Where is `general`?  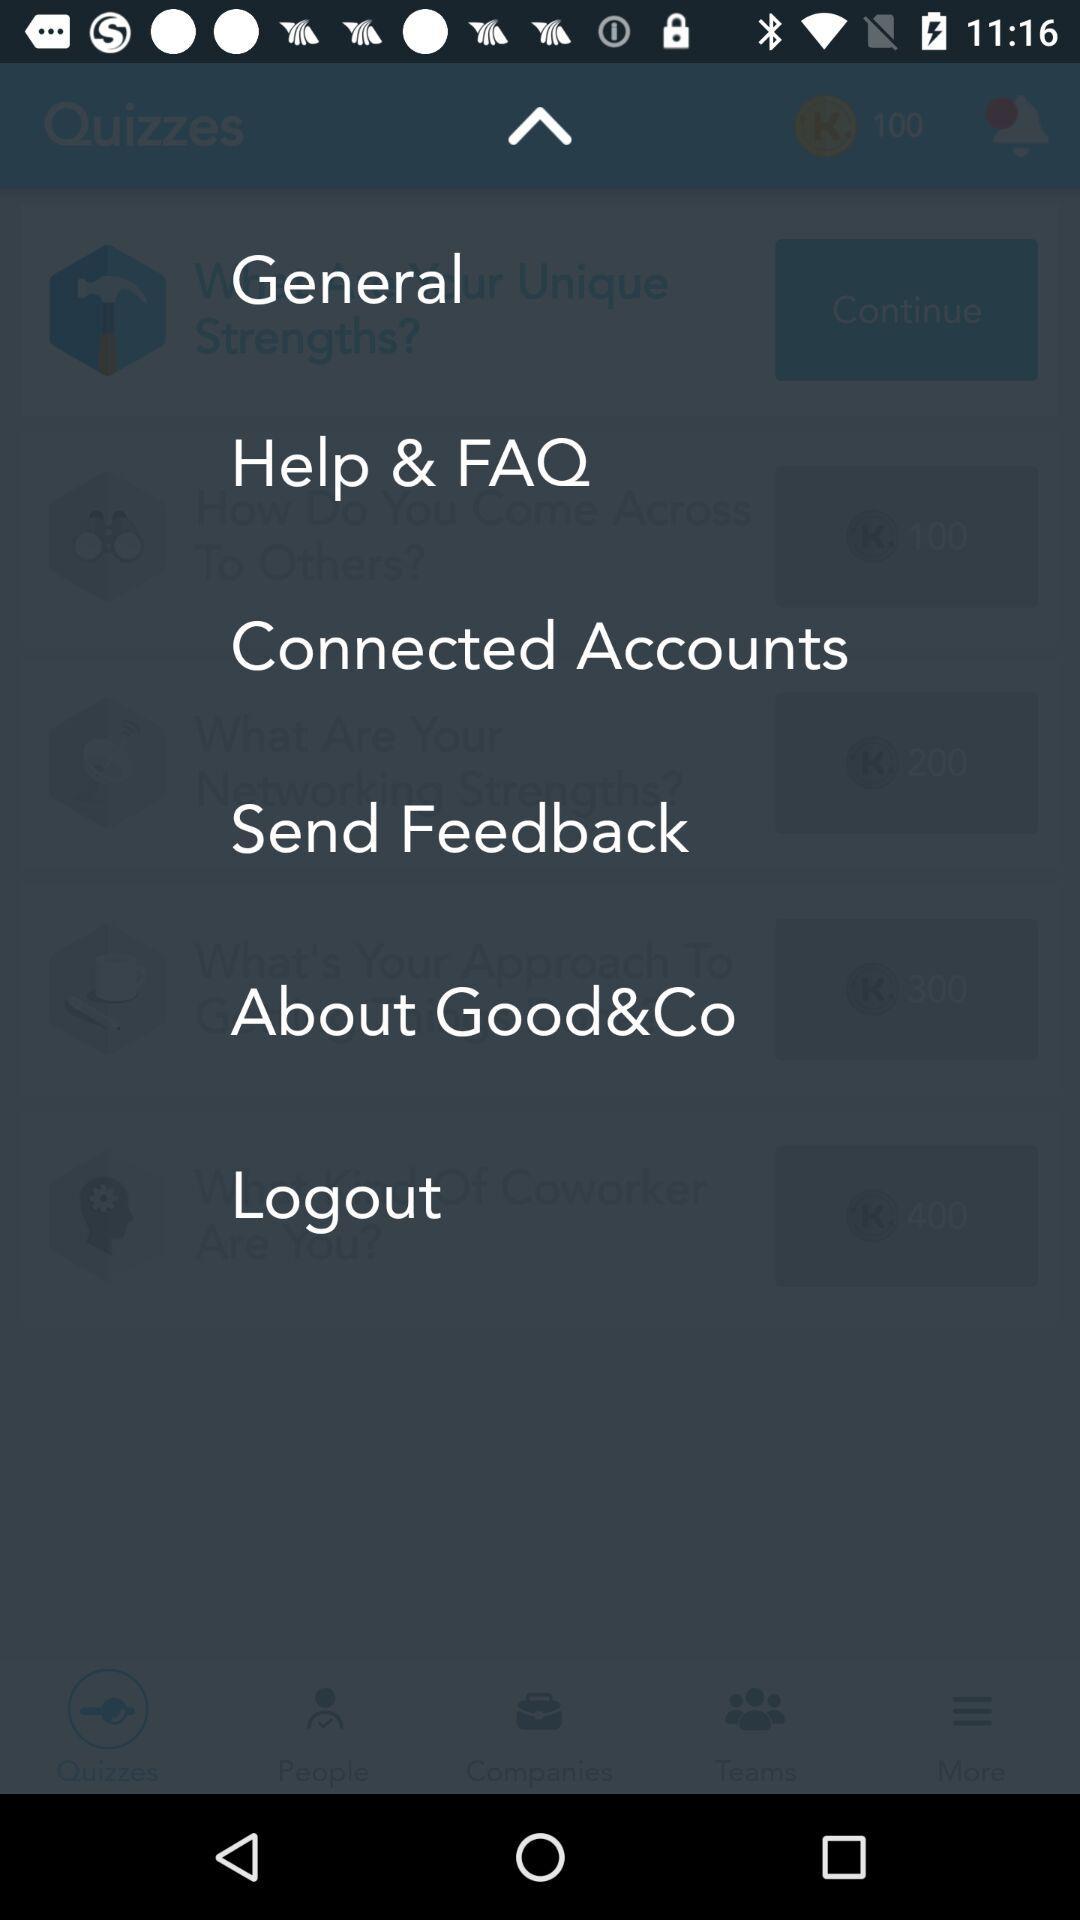
general is located at coordinates (538, 279).